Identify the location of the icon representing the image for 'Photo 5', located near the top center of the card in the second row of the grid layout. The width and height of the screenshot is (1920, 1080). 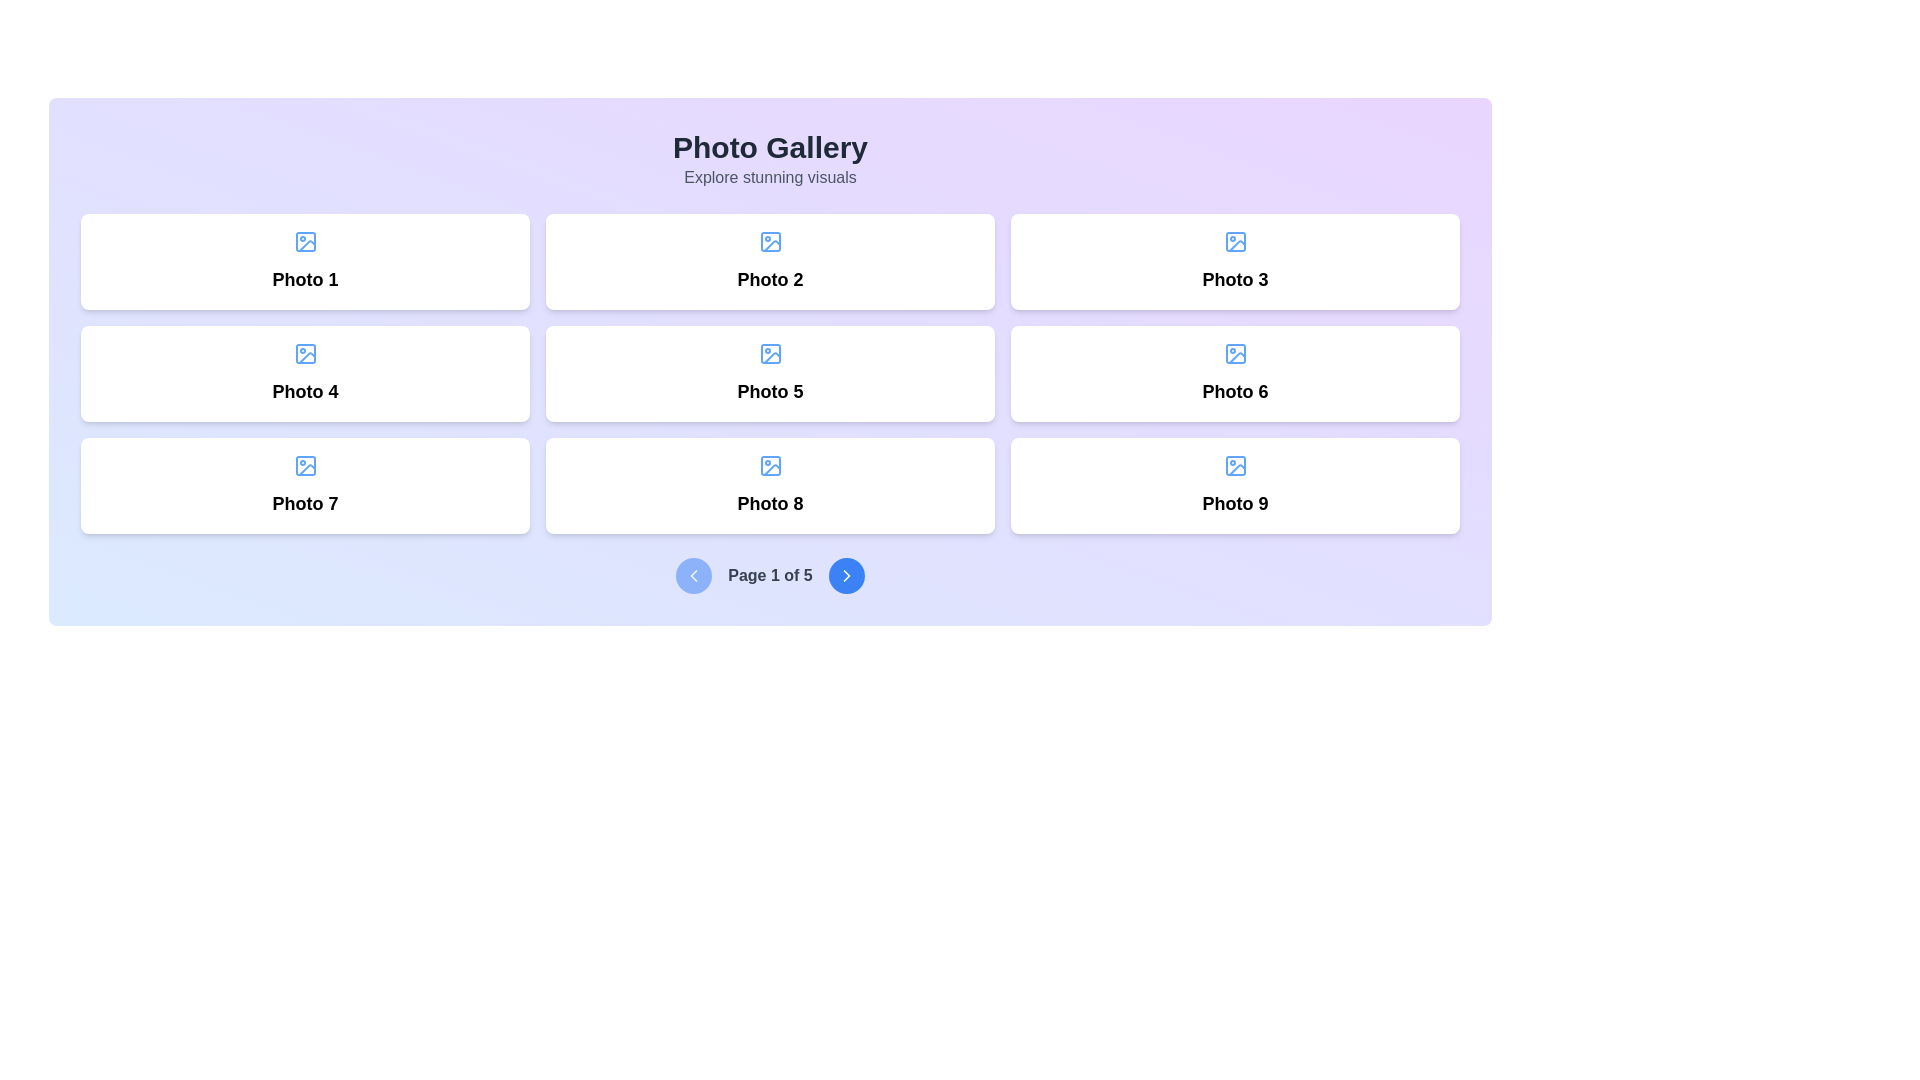
(769, 353).